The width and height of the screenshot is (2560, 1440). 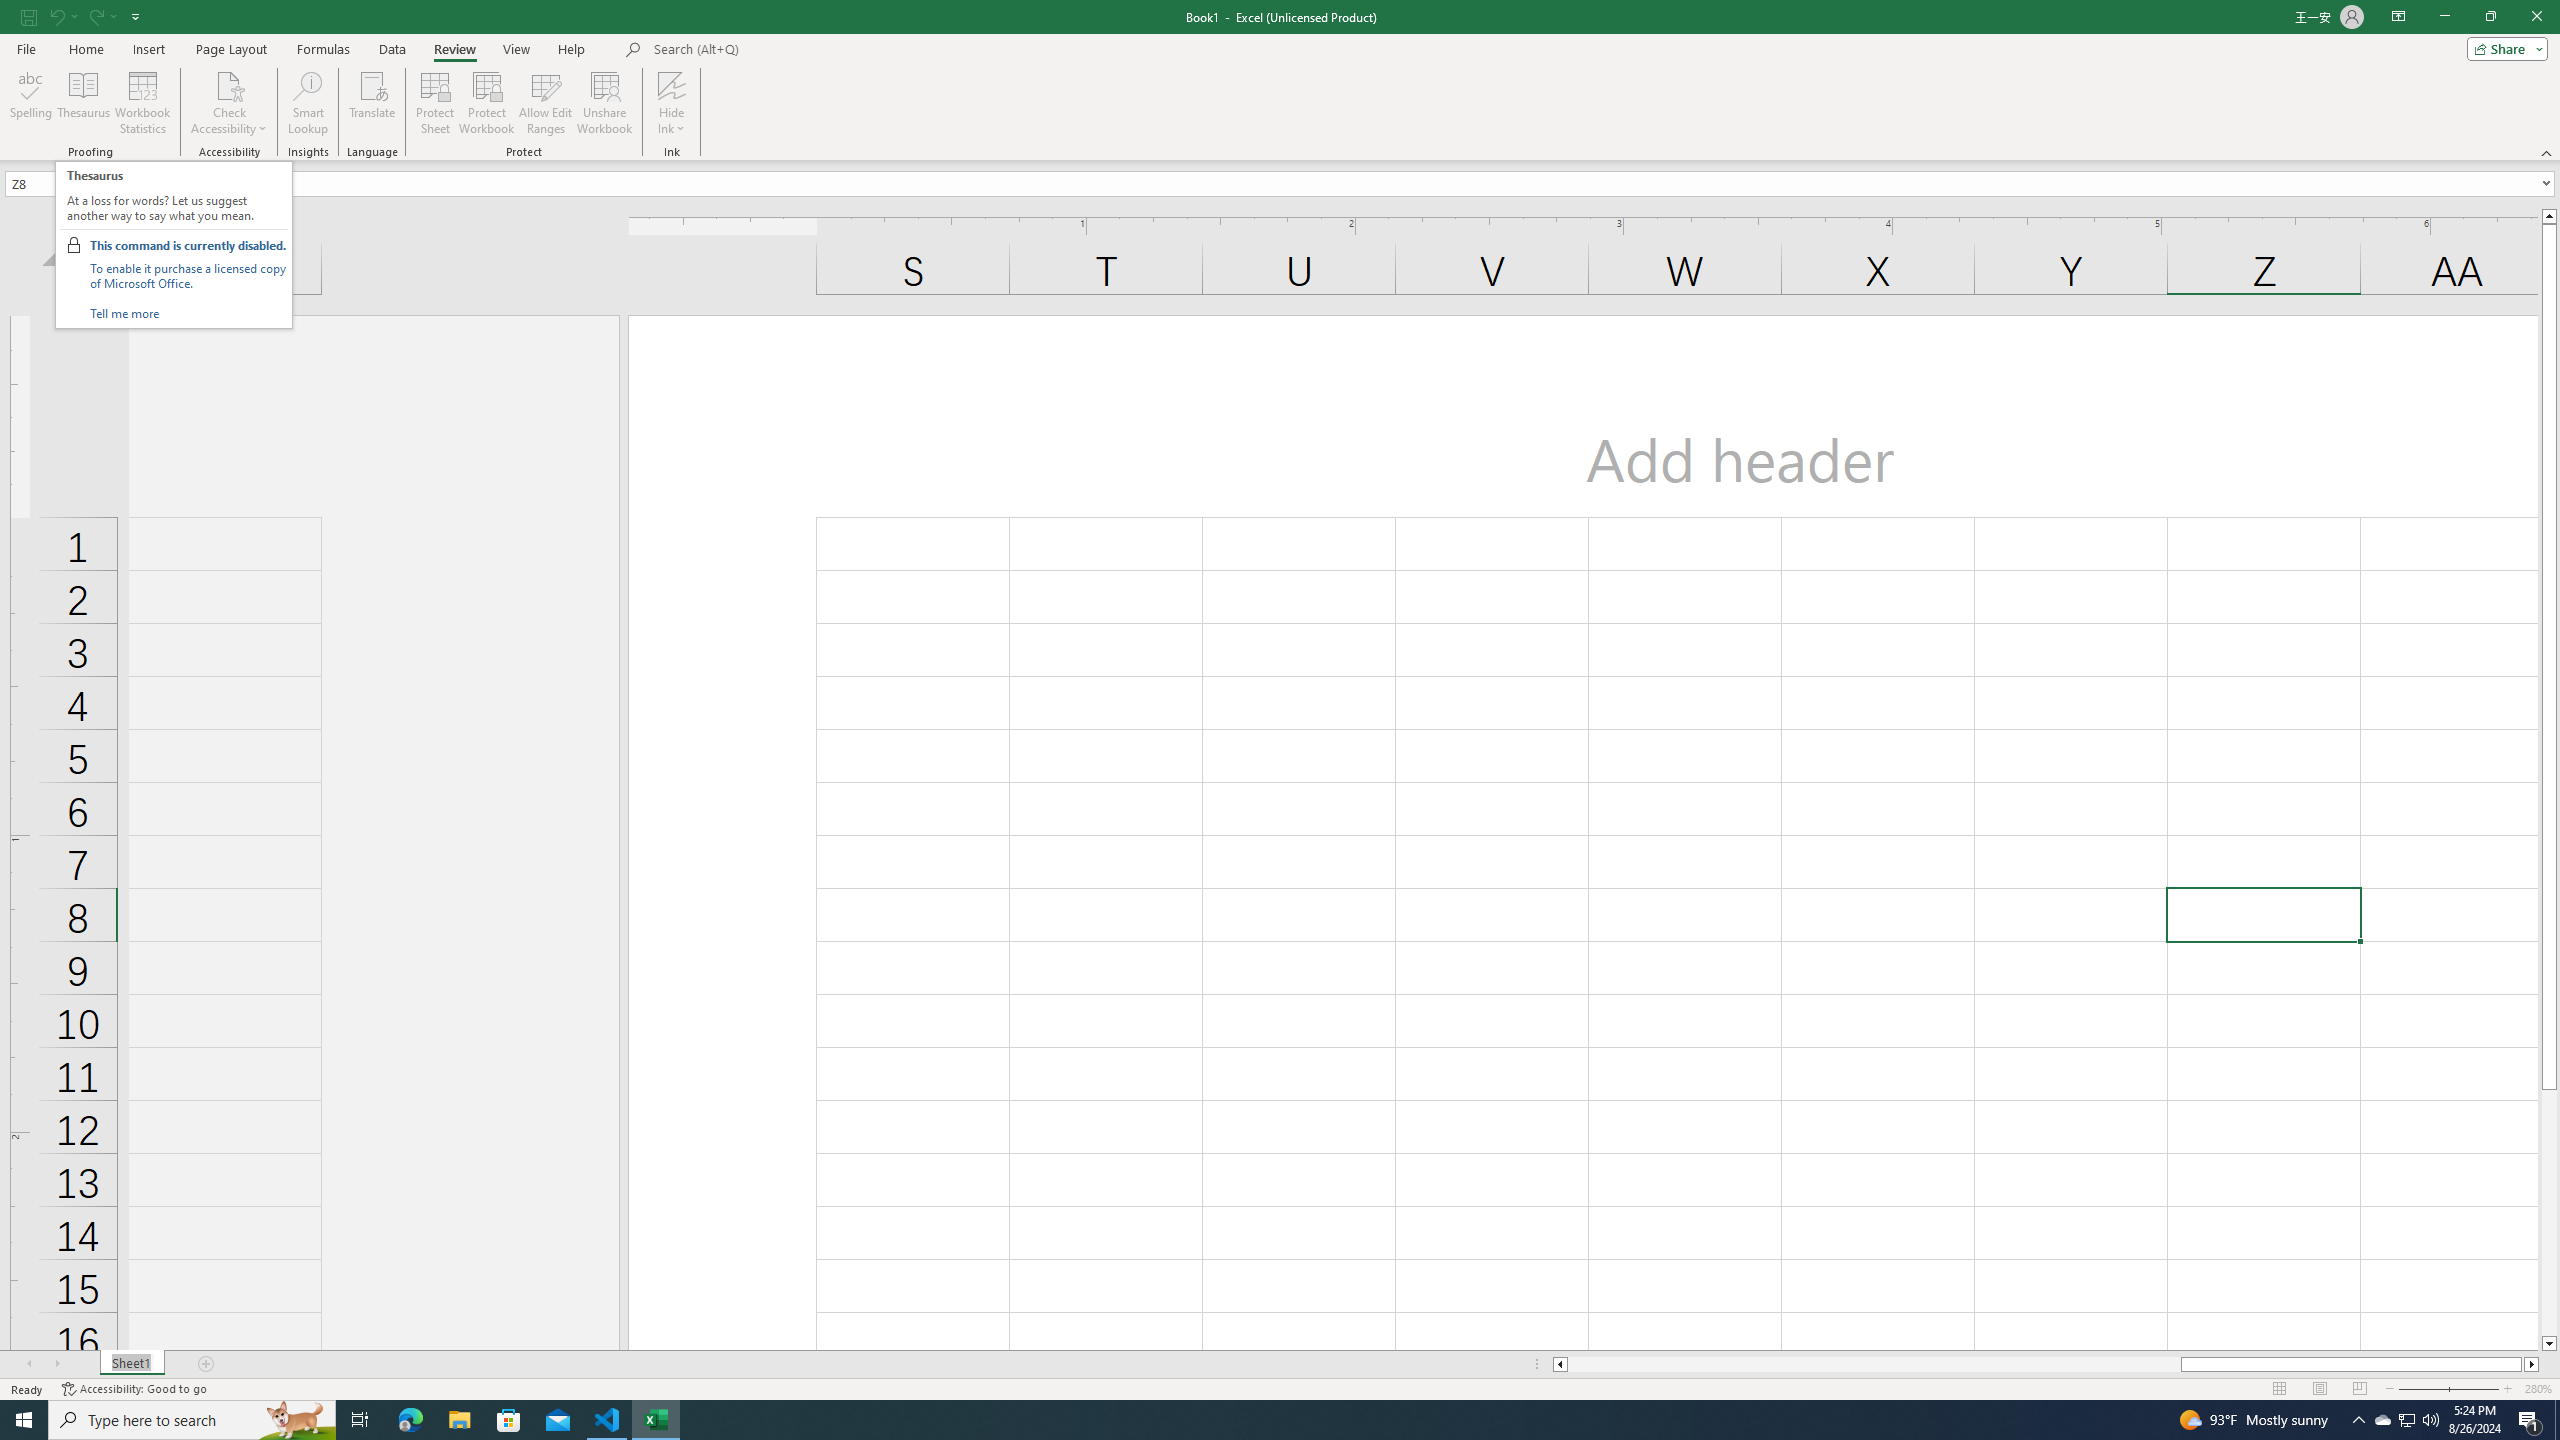 I want to click on 'Allow Edit Ranges', so click(x=546, y=103).